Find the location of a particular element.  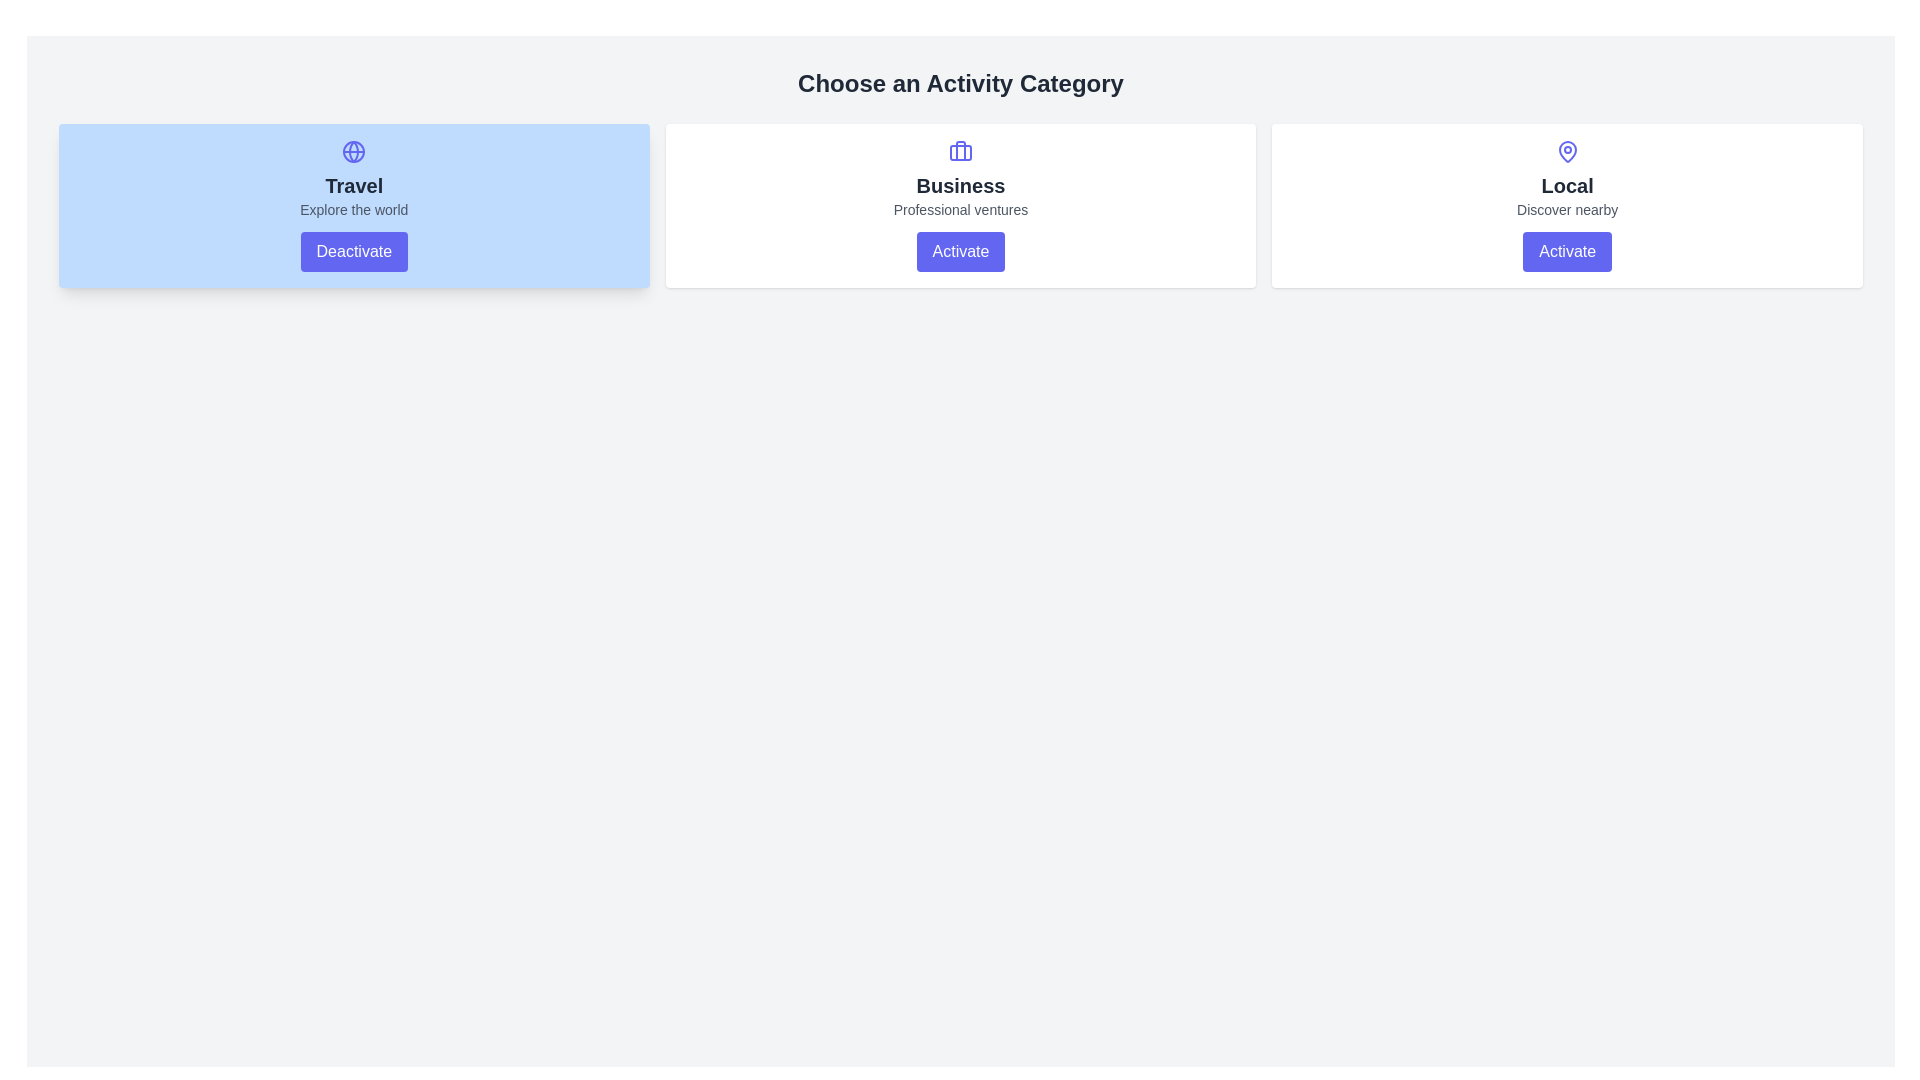

the indigo briefcase icon located above the 'Business' text heading in the second card of a horizontally aligned group of three cards is located at coordinates (960, 150).